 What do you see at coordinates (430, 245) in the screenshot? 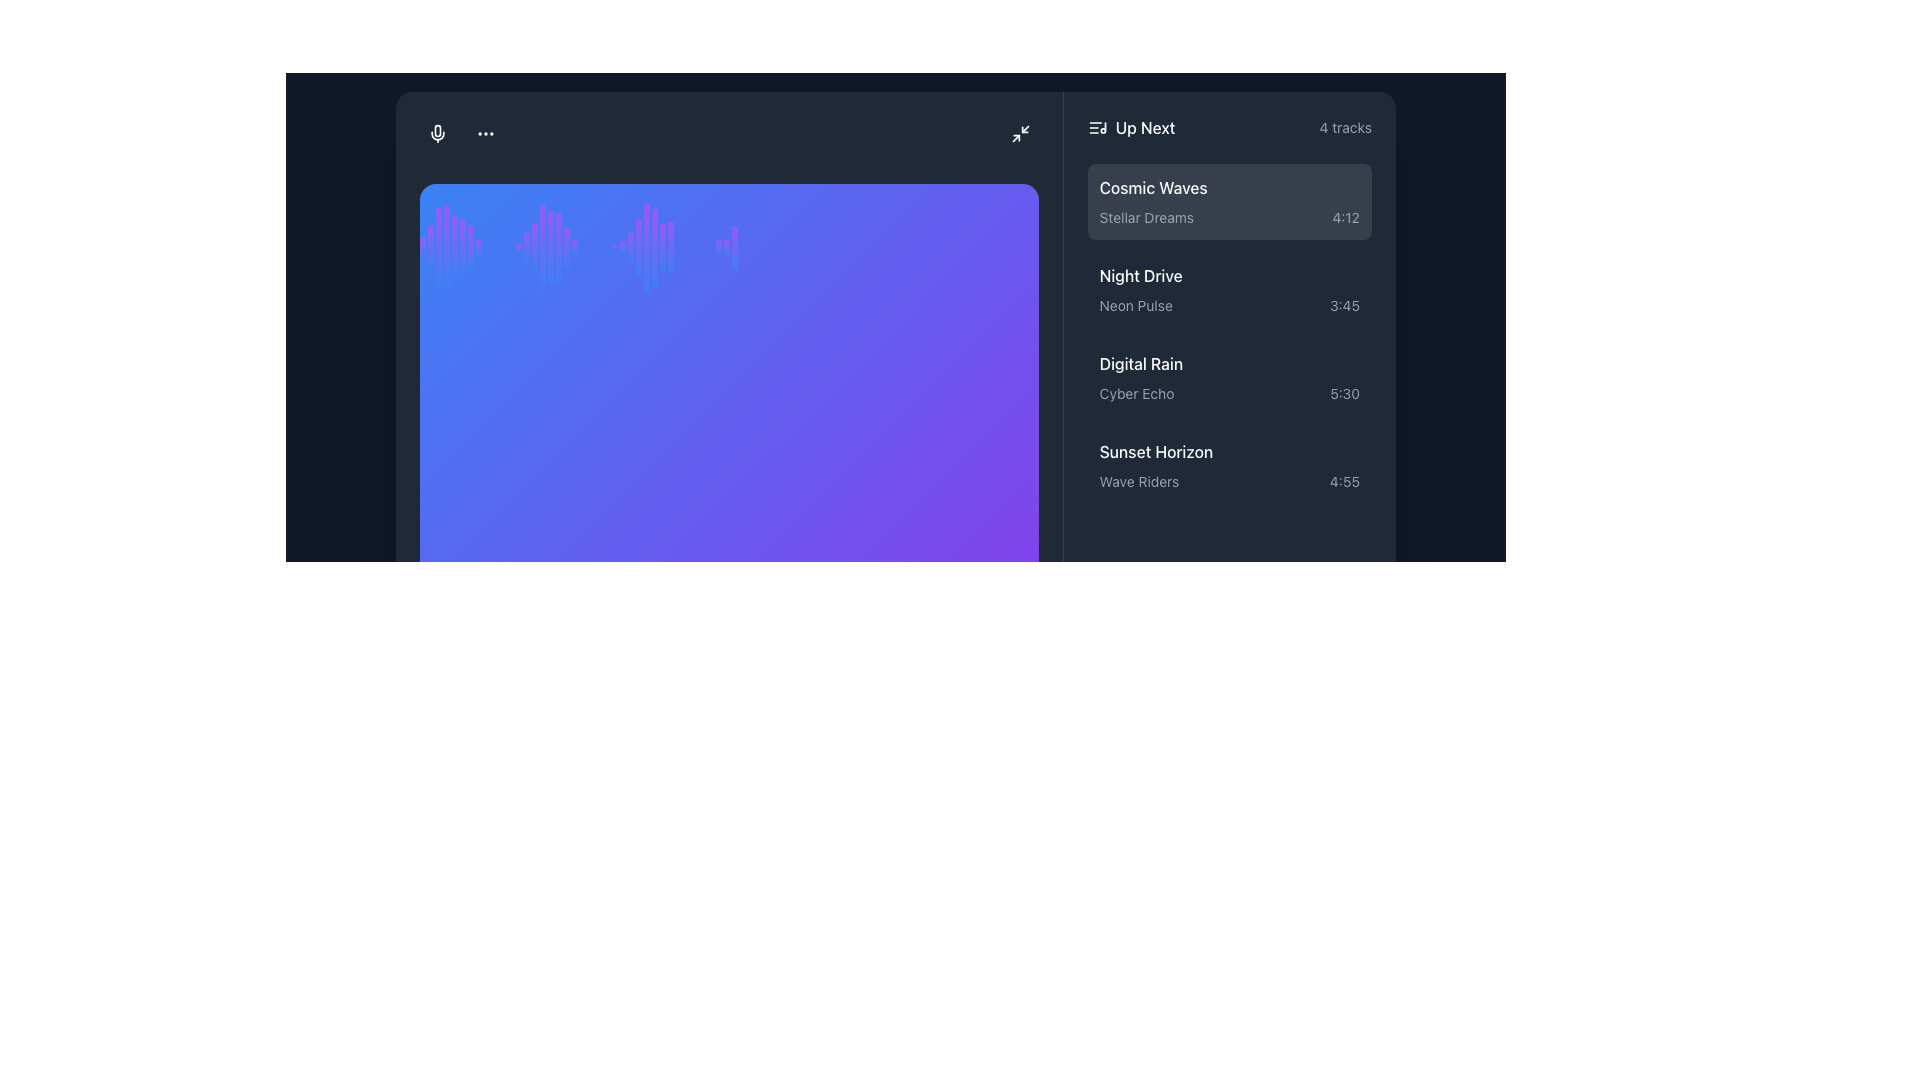
I see `the second vertical gradient bar, which transitions from blue at the bottom to purple at the top, located on the left side of the interface` at bounding box center [430, 245].